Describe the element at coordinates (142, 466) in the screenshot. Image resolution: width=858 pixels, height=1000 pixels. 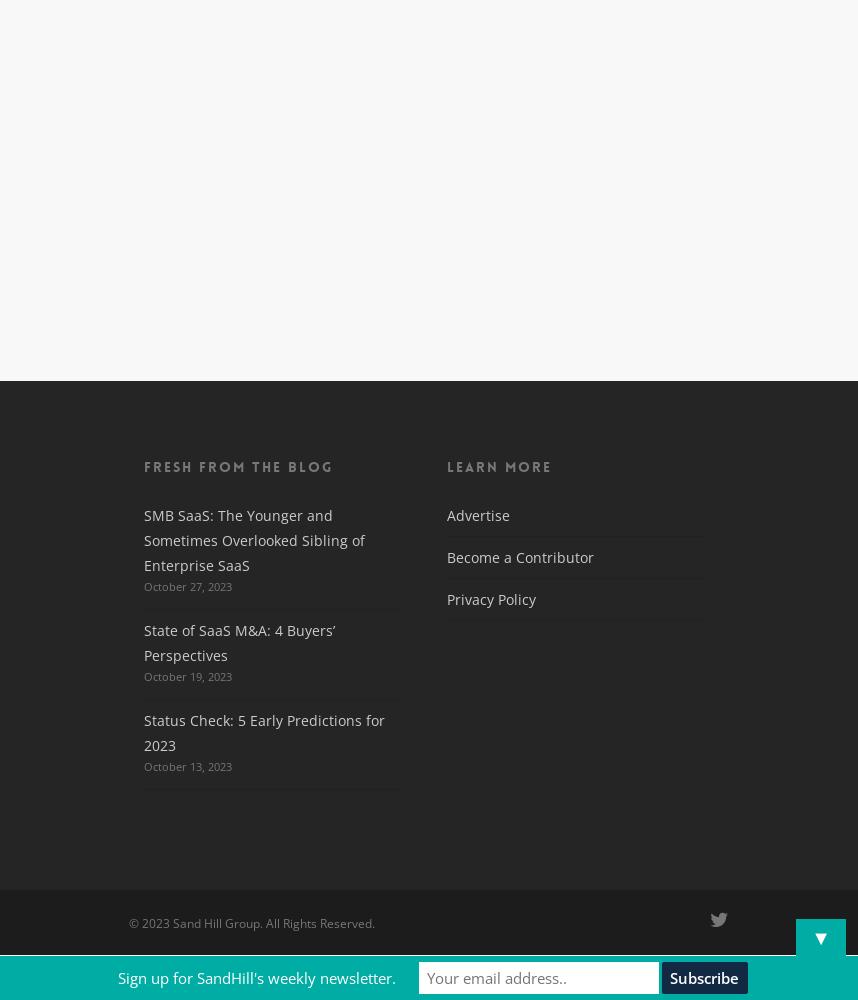
I see `'Fresh From The Blog'` at that location.